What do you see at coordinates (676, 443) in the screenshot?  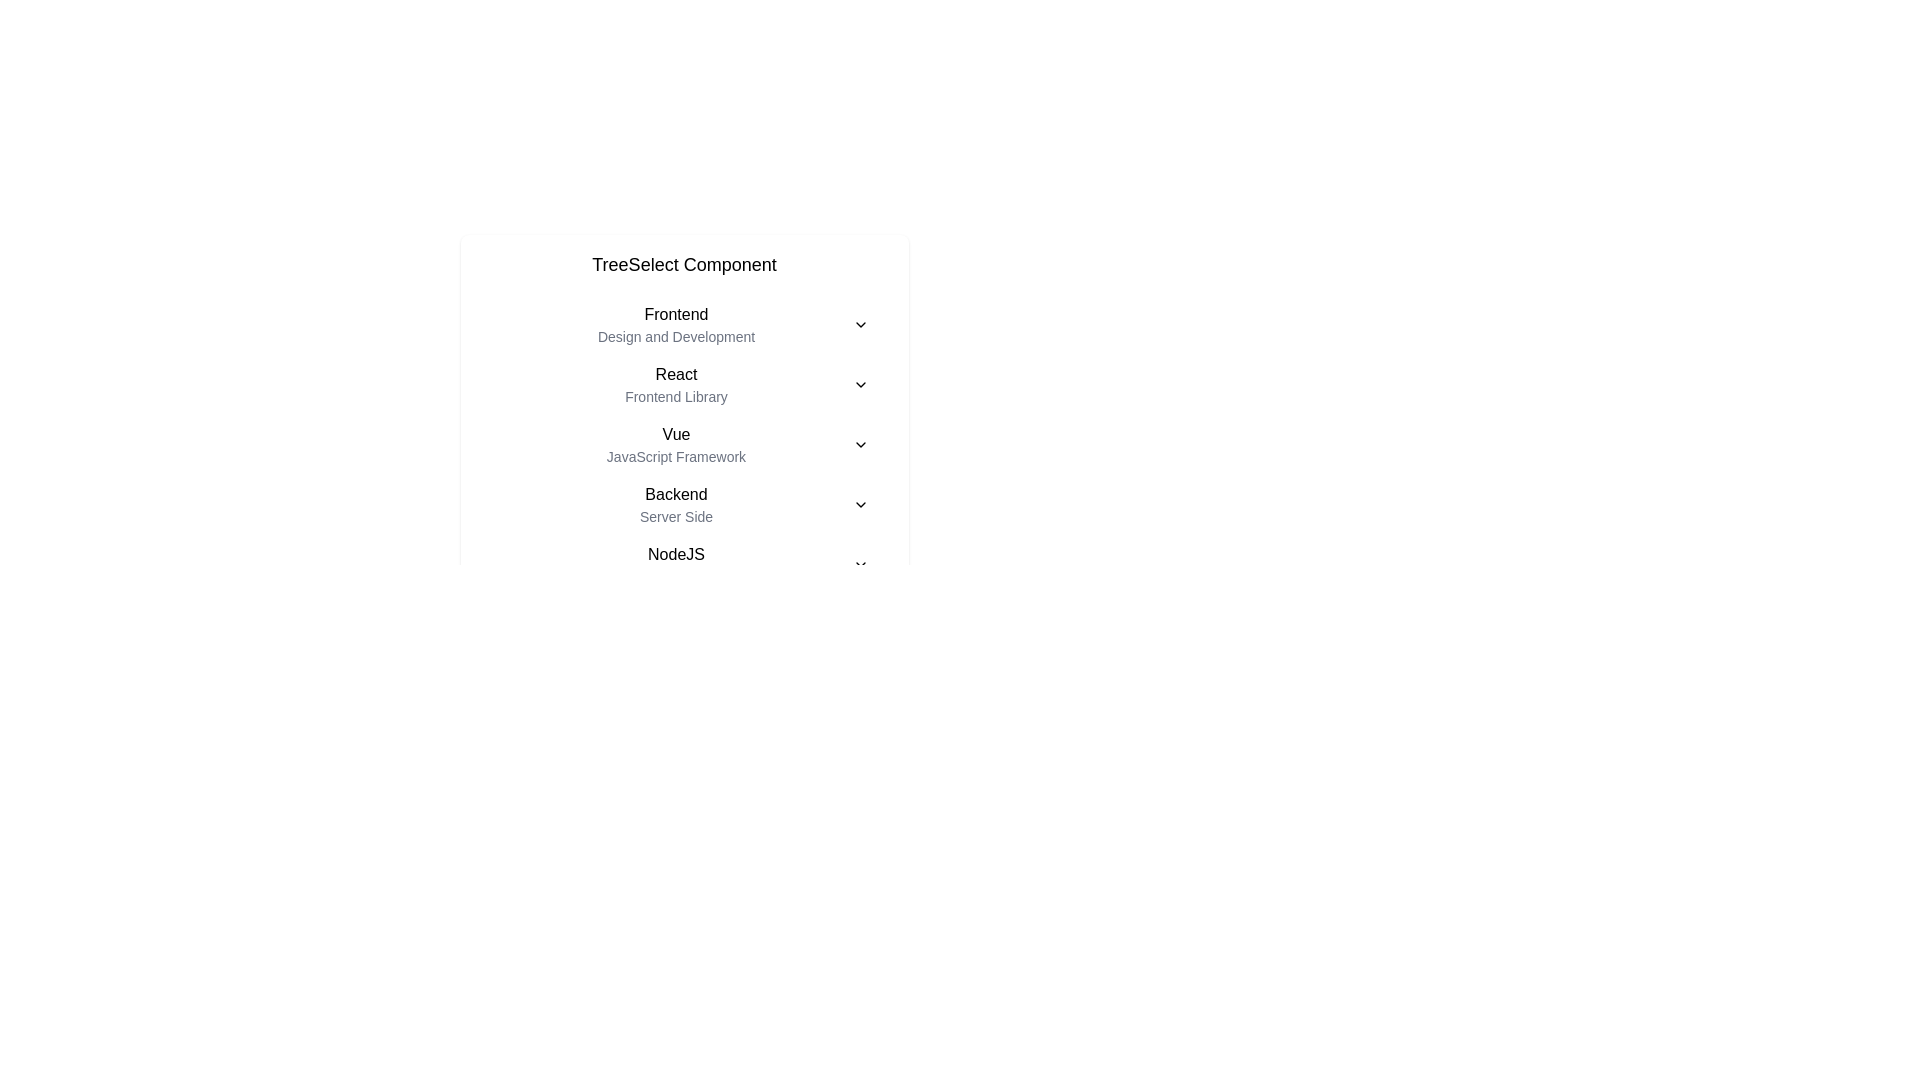 I see `the details of the 'Vue' category label within the 'TreeSelect Component' interface, located under the 'Frontend' section` at bounding box center [676, 443].